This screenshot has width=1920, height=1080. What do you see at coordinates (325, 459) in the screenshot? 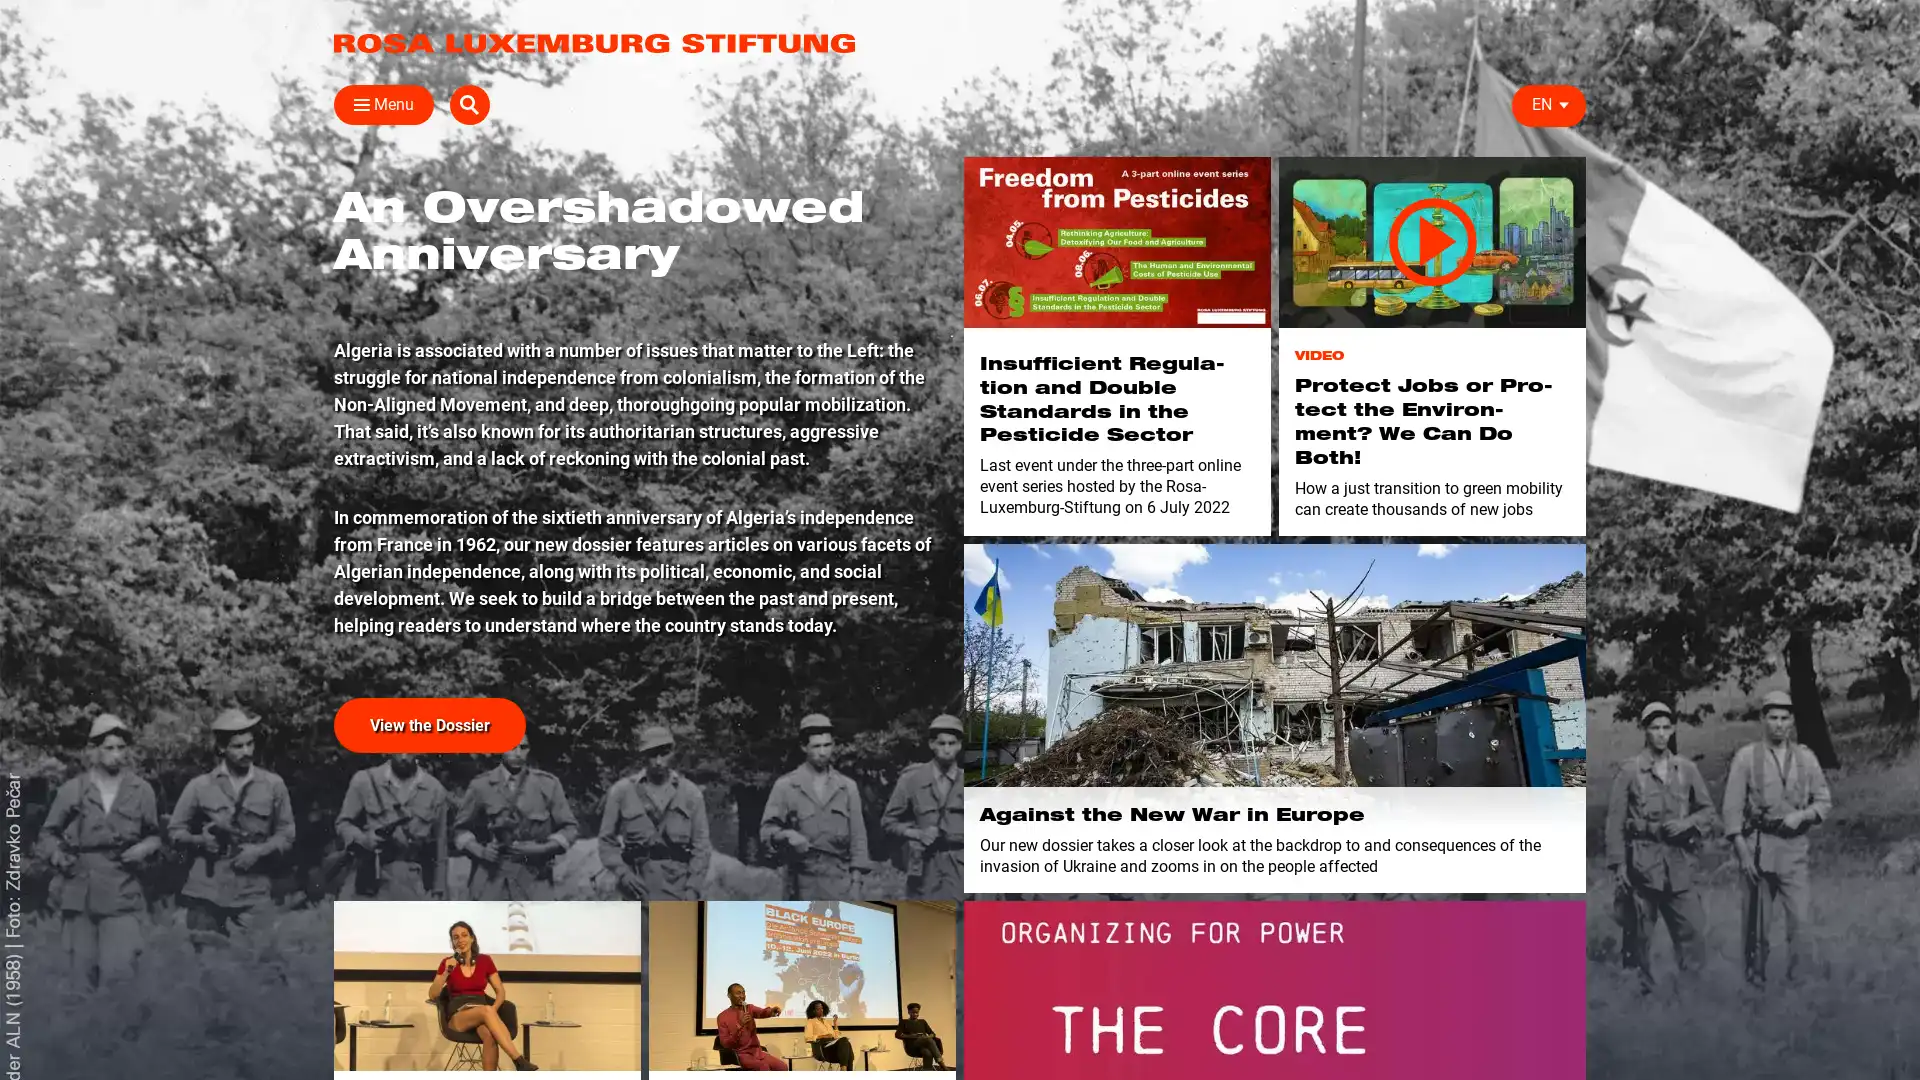
I see `Show more / less` at bounding box center [325, 459].